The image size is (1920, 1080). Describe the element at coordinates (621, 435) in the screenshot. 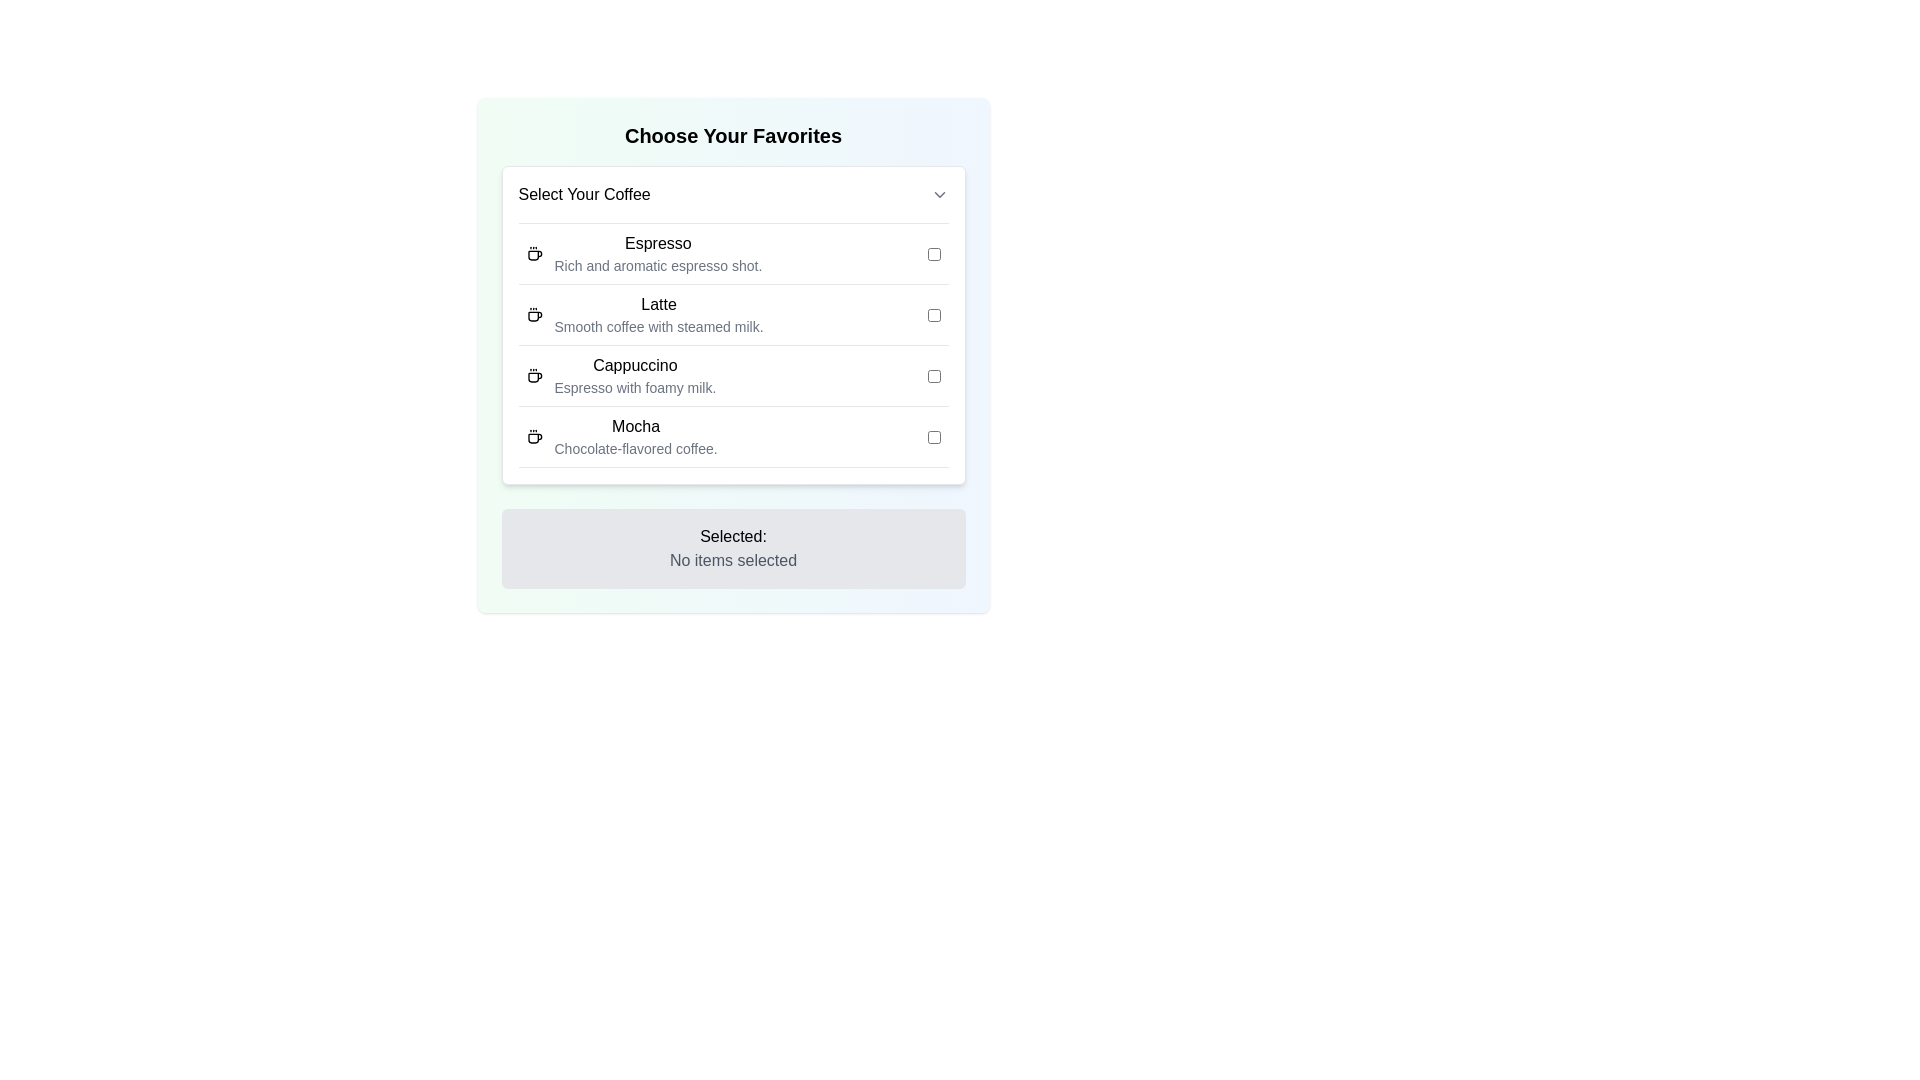

I see `text of the 'Mocha' label, which includes the bolded word 'Mocha' and the descriptive text 'Chocolate-flavored coffee.' This label is positioned as the fourth item in a vertical list of coffee options within a bordered panel` at that location.